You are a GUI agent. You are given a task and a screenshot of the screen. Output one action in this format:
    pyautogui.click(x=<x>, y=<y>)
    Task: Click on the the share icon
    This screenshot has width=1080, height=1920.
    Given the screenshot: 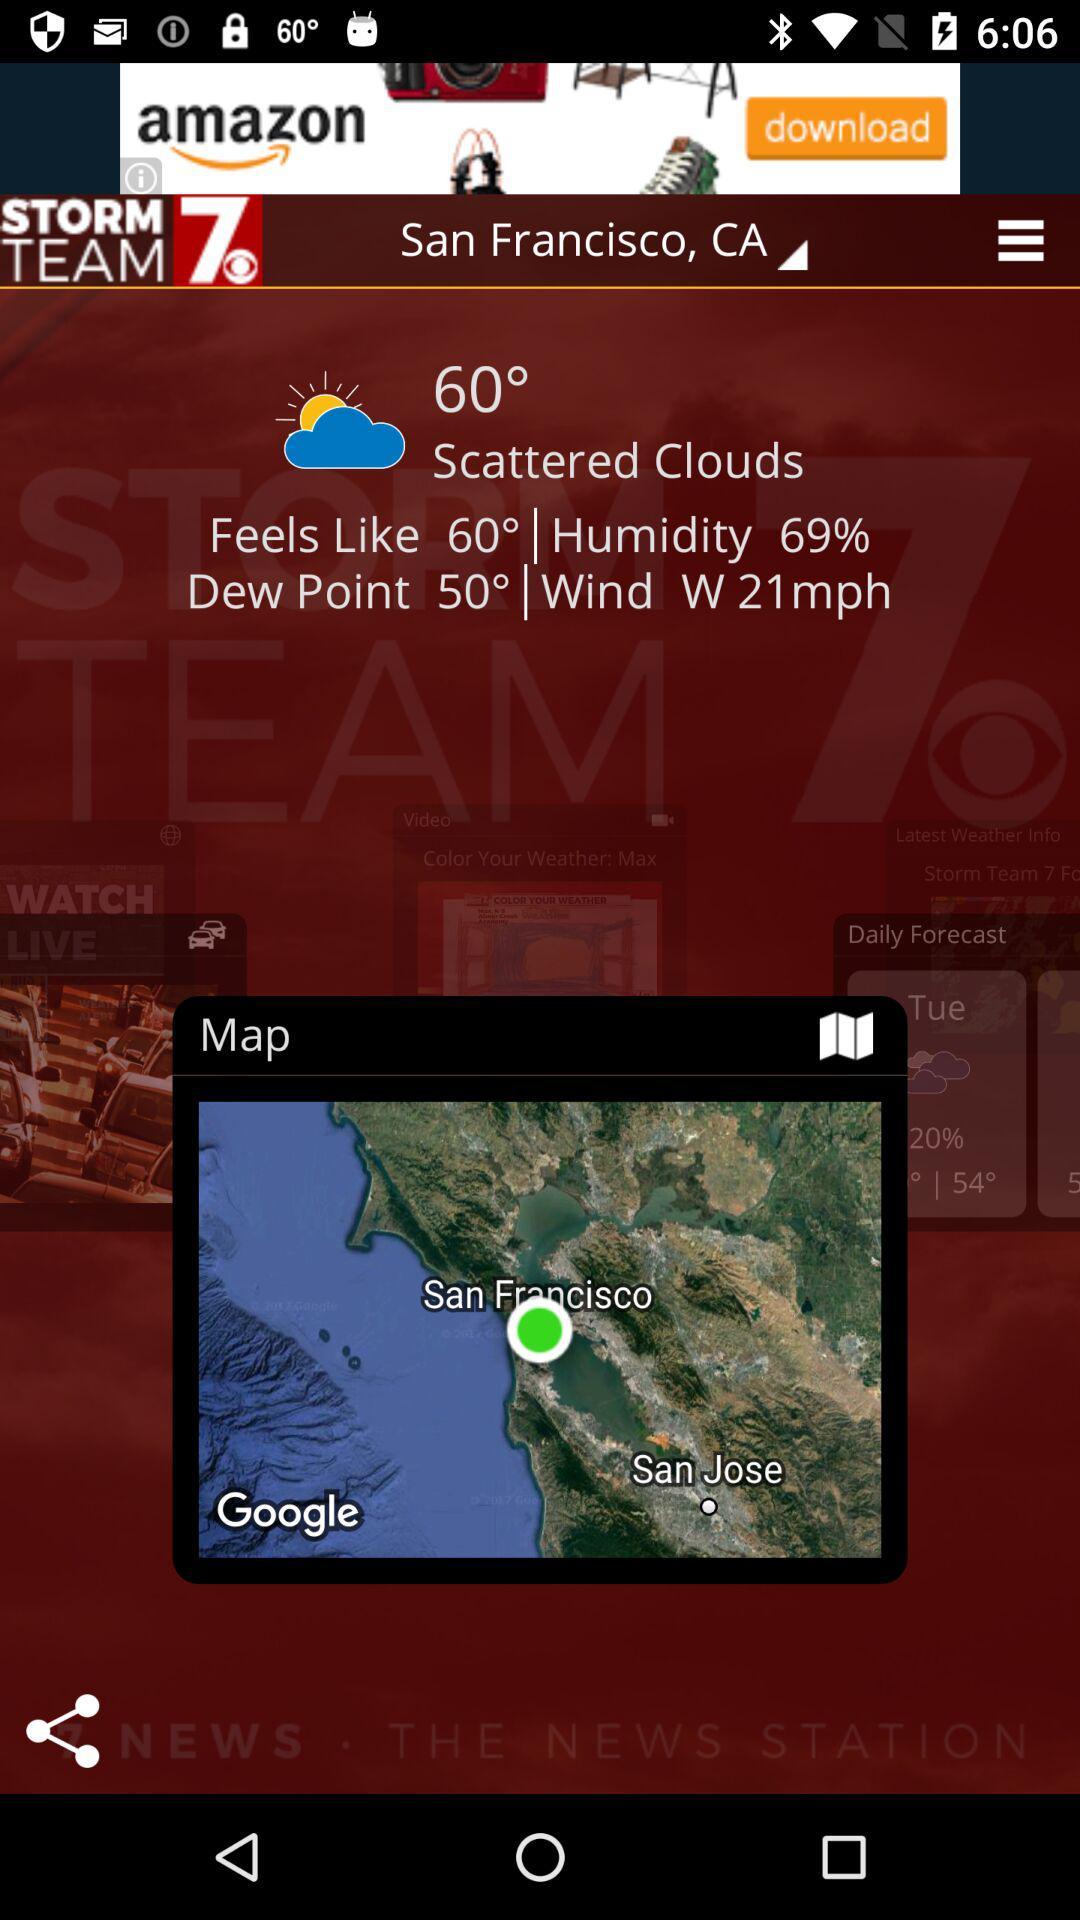 What is the action you would take?
    pyautogui.click(x=61, y=1730)
    